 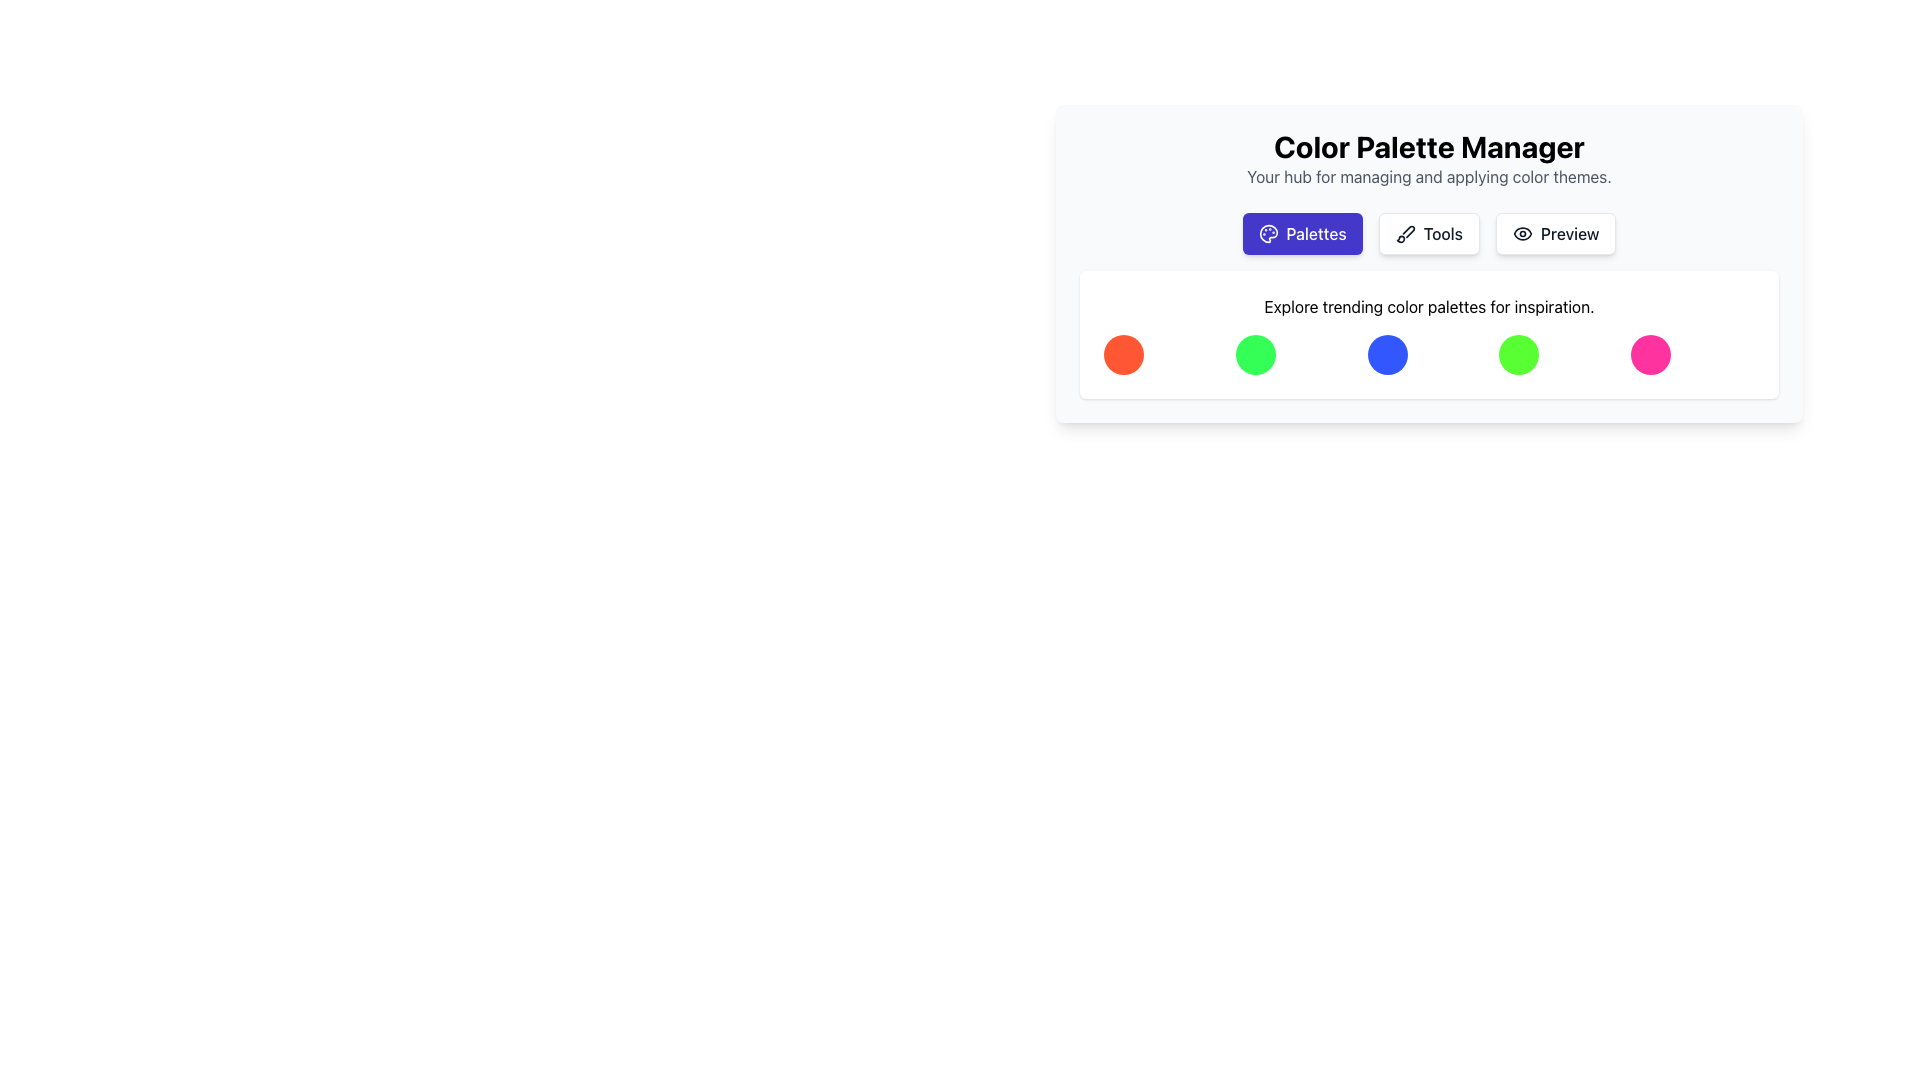 What do you see at coordinates (1267, 233) in the screenshot?
I see `the leftmost icon of the 'Palettes' button, which visually reinforces its purpose related to managing color palettes` at bounding box center [1267, 233].